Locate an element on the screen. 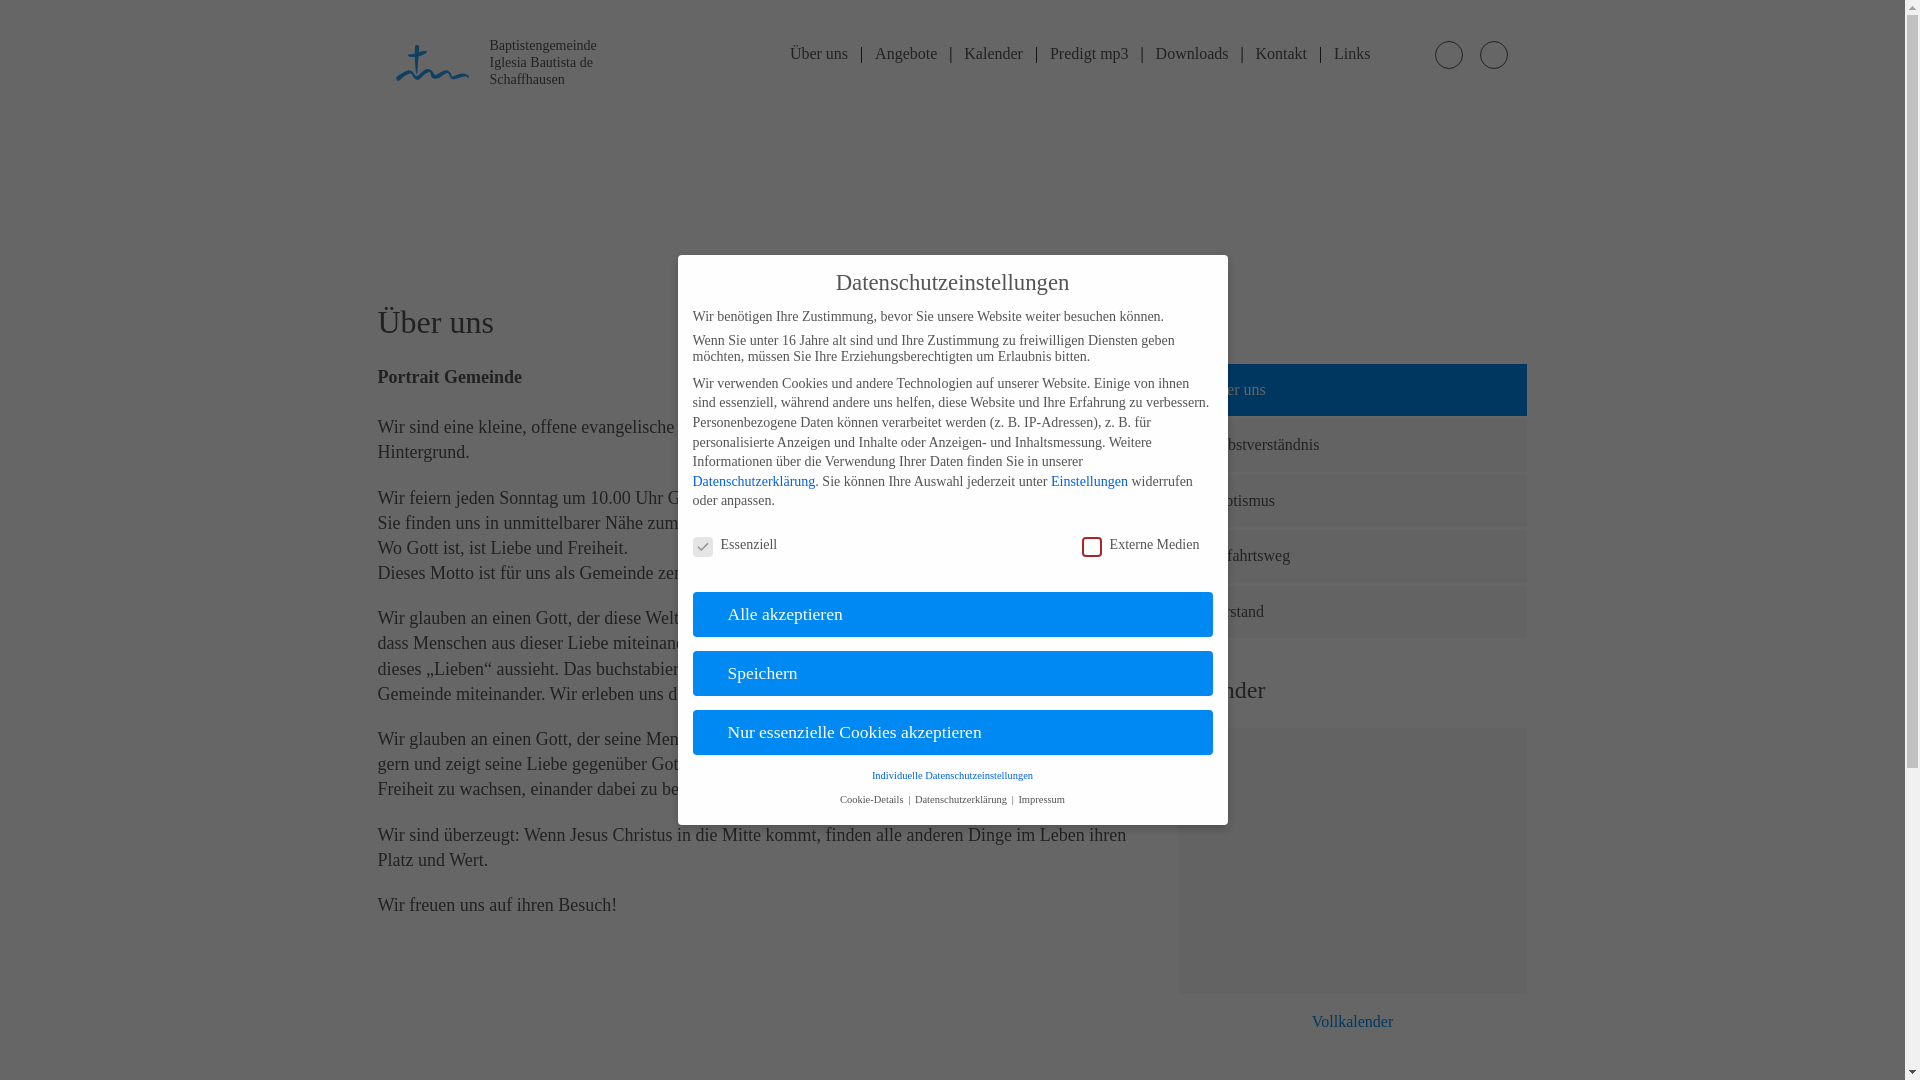 The image size is (1920, 1080). 'Kalender' is located at coordinates (993, 52).